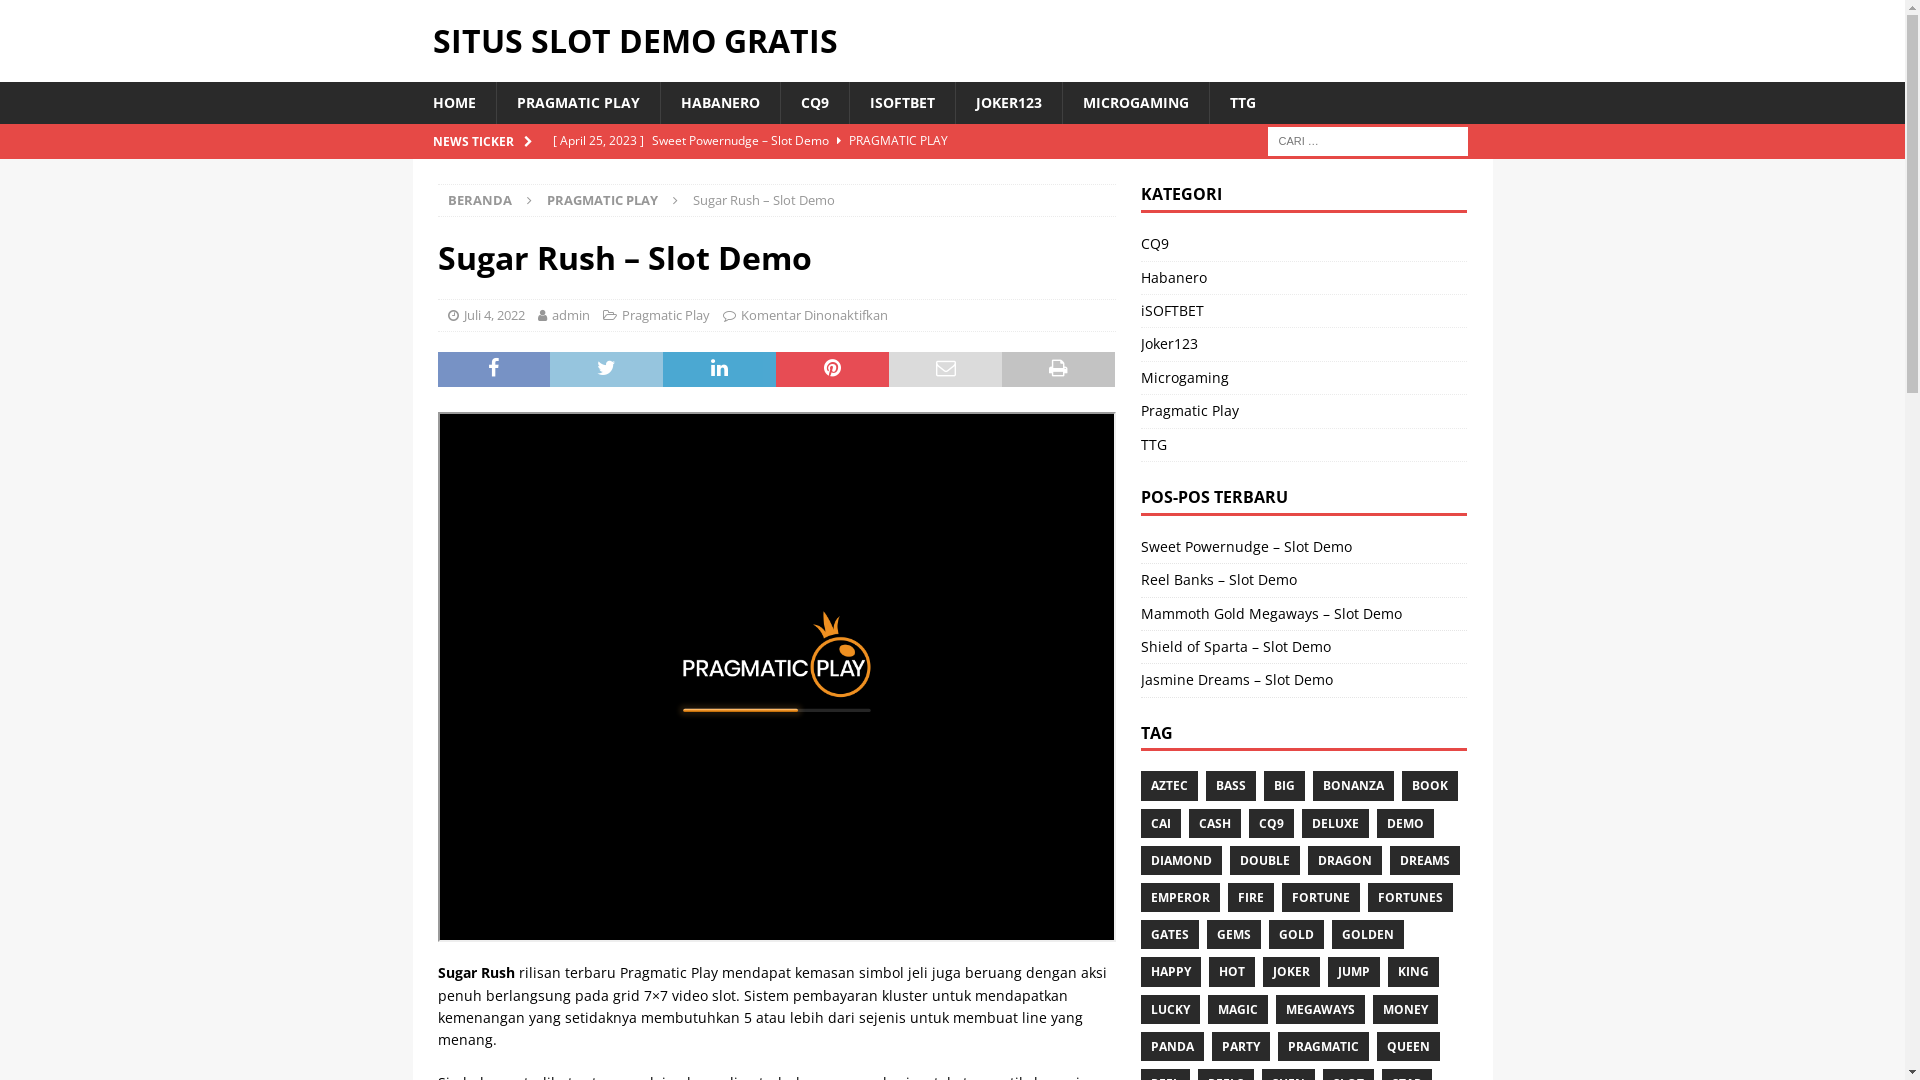  I want to click on 'TTG', so click(1240, 103).